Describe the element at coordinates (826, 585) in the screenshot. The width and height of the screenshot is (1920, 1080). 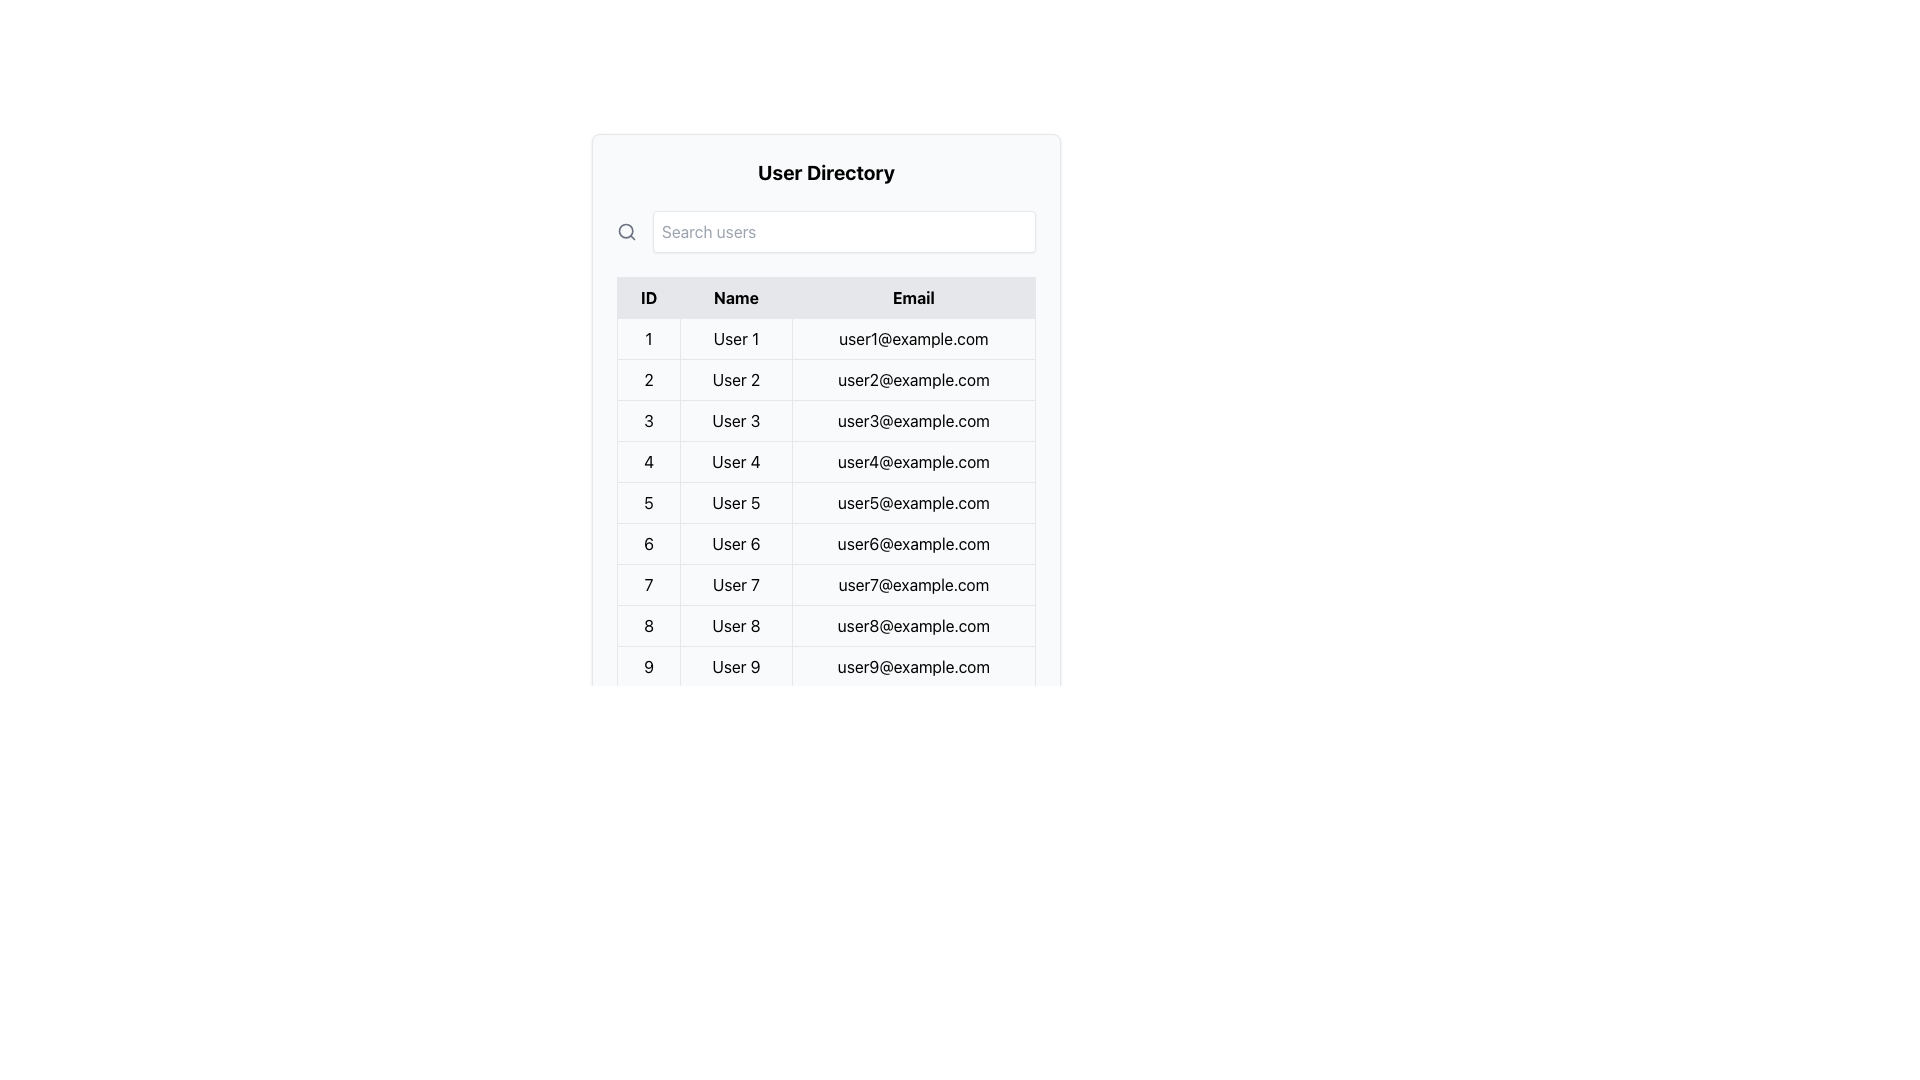
I see `the seventh row in the user directory table` at that location.